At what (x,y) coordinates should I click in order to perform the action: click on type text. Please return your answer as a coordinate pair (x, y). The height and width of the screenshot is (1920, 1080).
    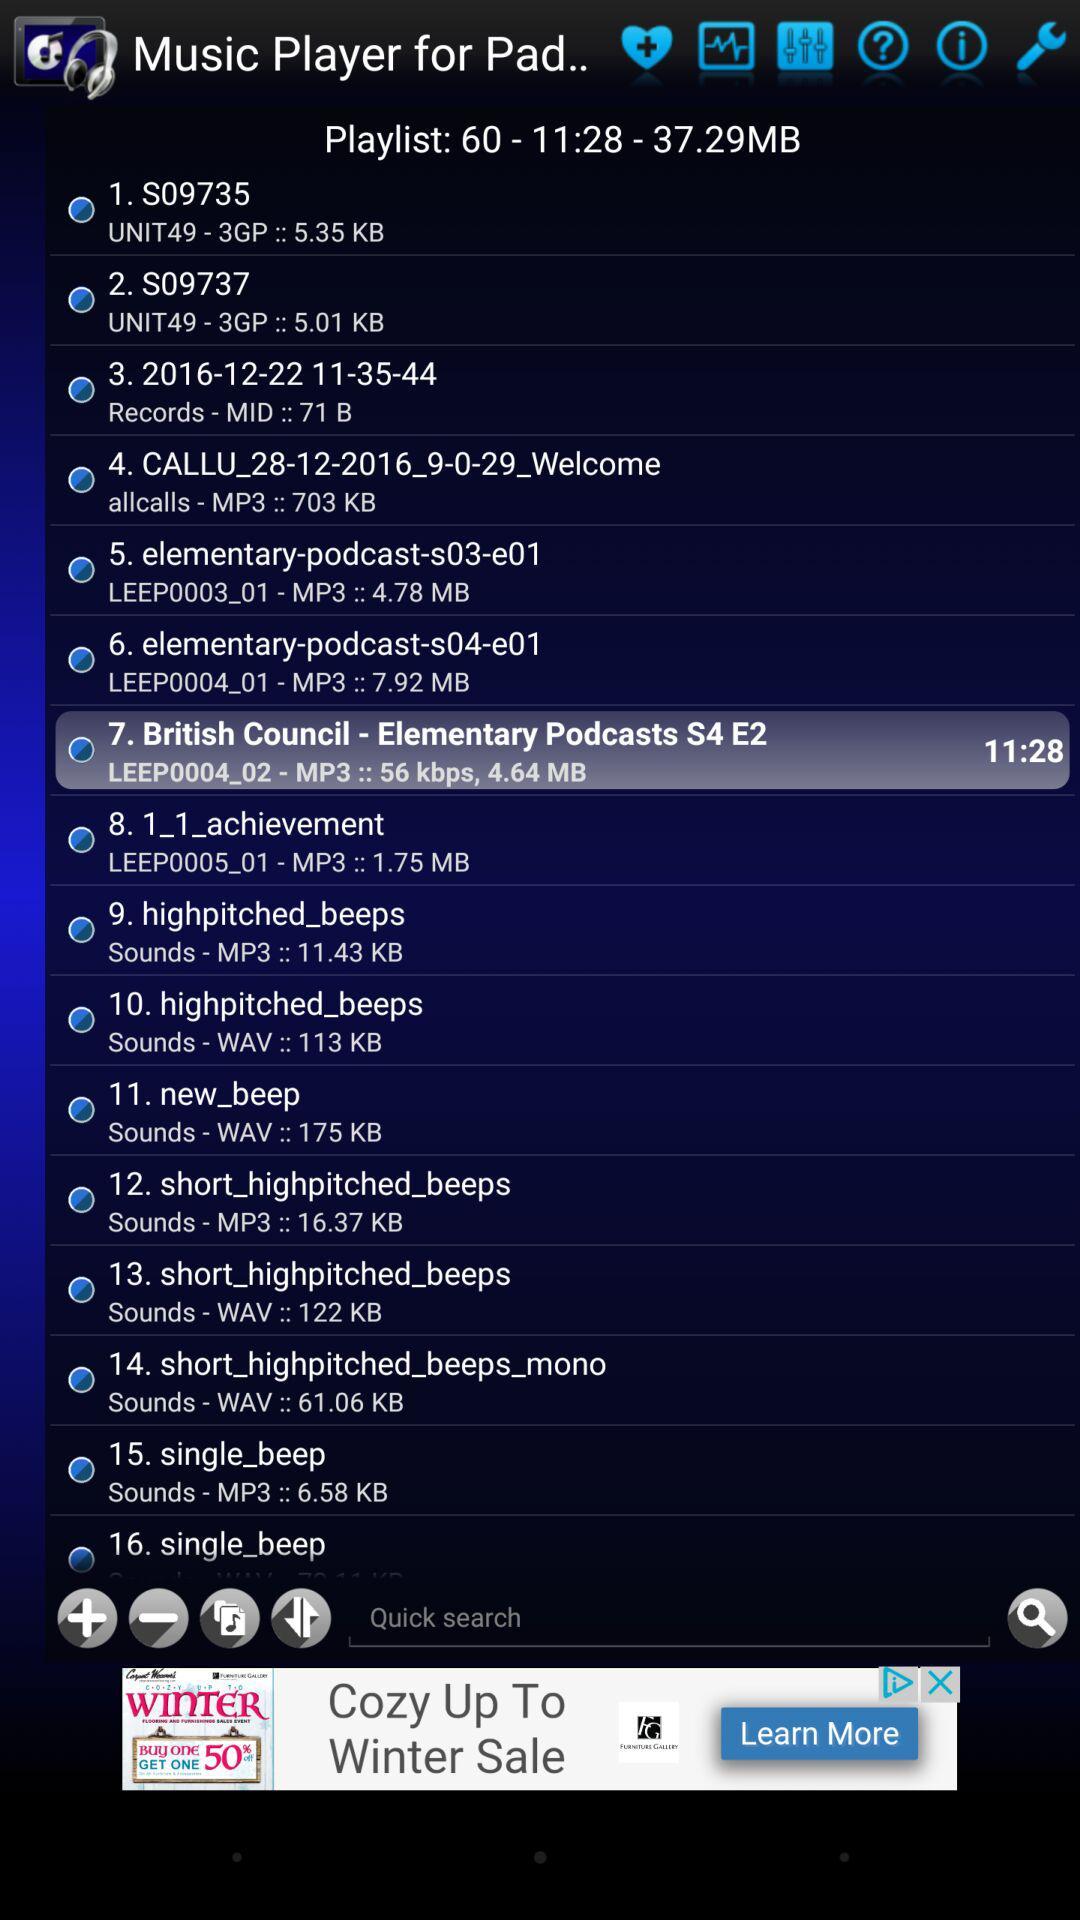
    Looking at the image, I should click on (669, 1618).